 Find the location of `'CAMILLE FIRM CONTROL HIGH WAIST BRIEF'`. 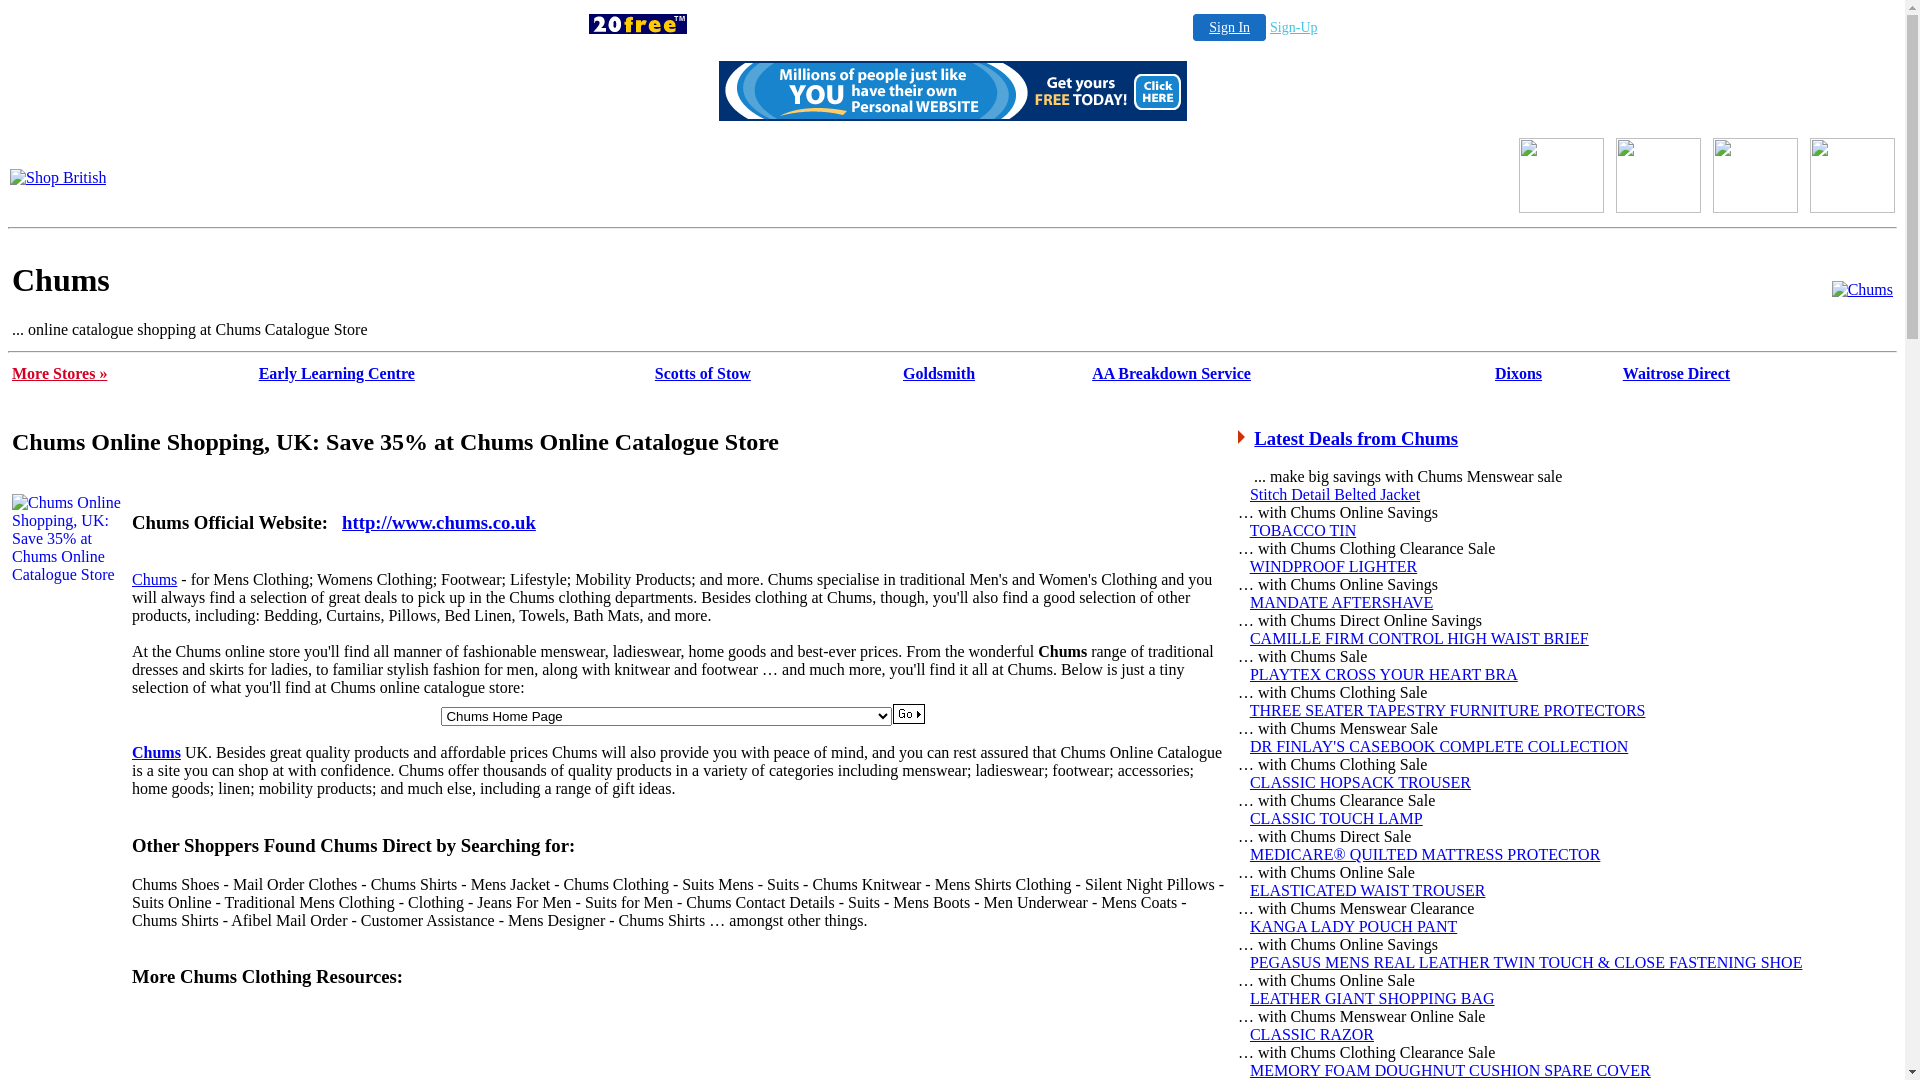

'CAMILLE FIRM CONTROL HIGH WAIST BRIEF' is located at coordinates (1418, 638).